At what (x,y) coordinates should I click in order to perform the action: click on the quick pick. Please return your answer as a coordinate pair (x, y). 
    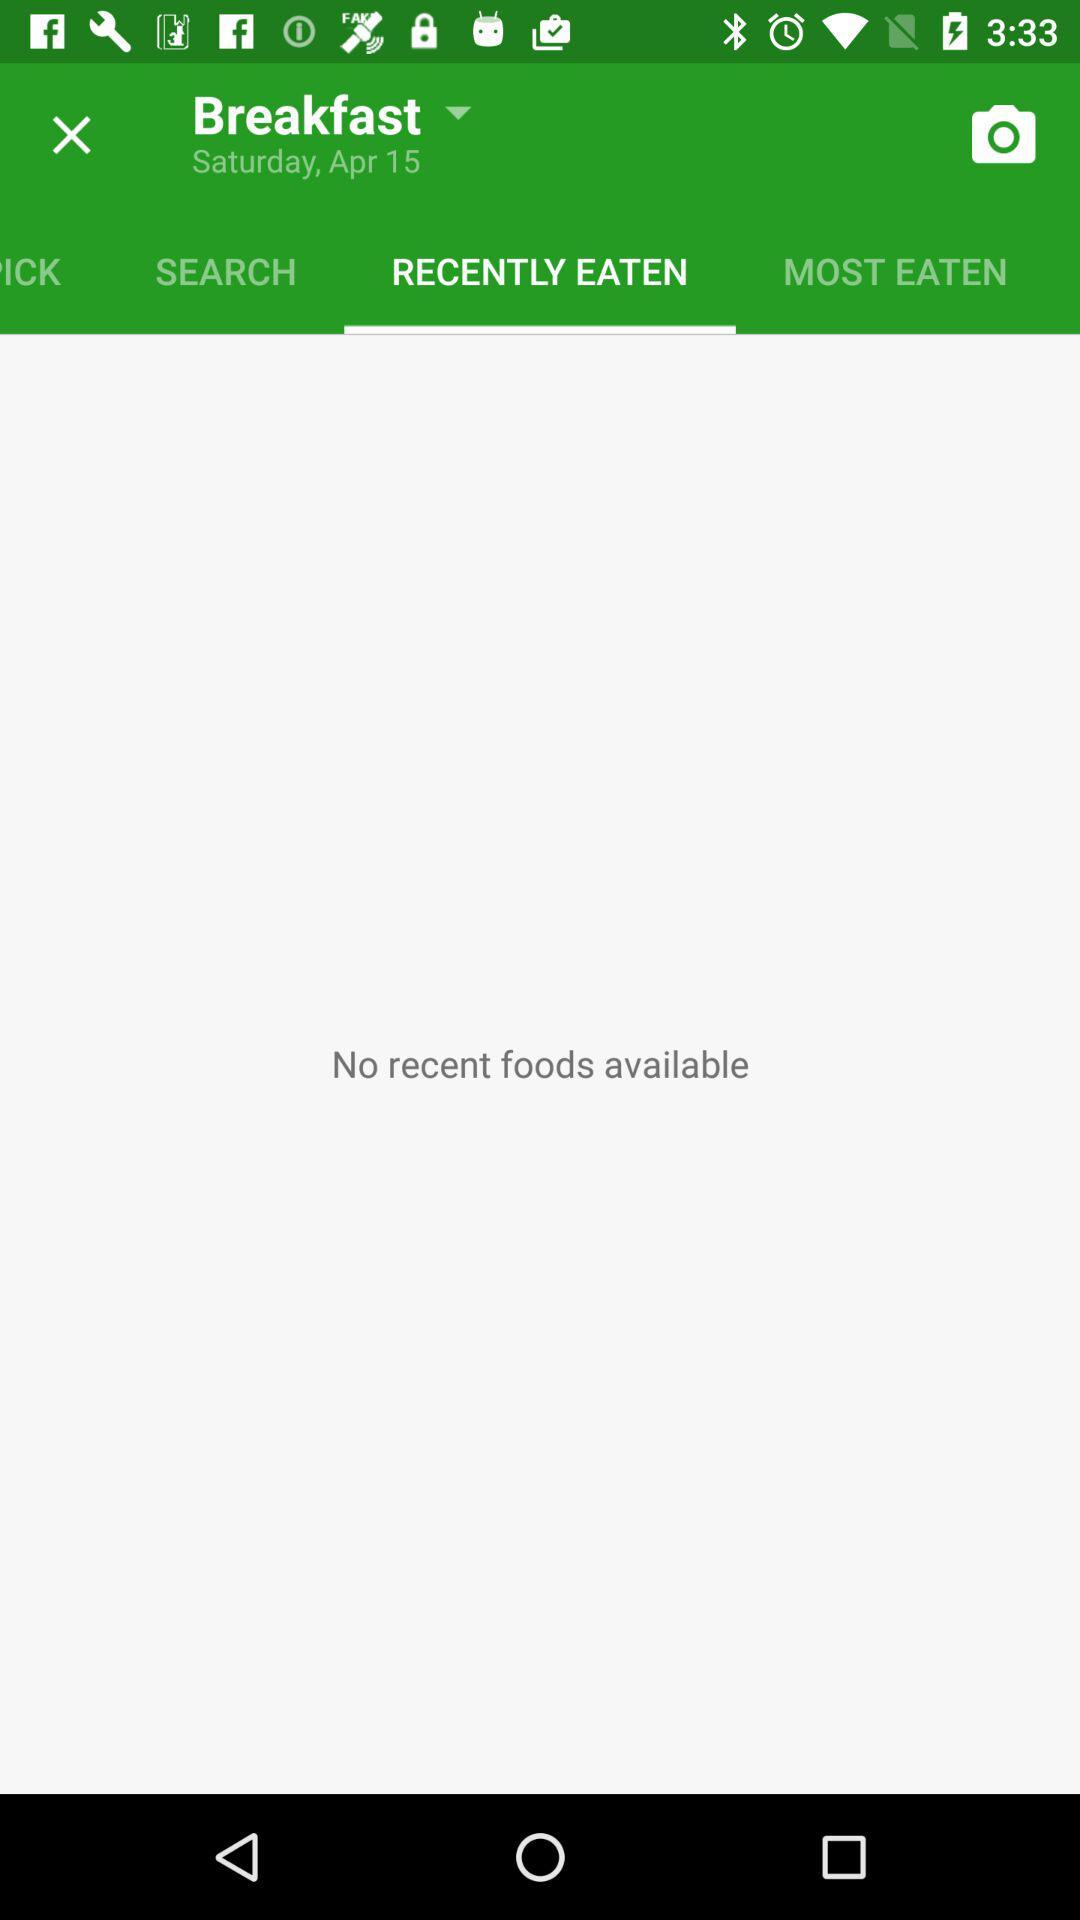
    Looking at the image, I should click on (53, 269).